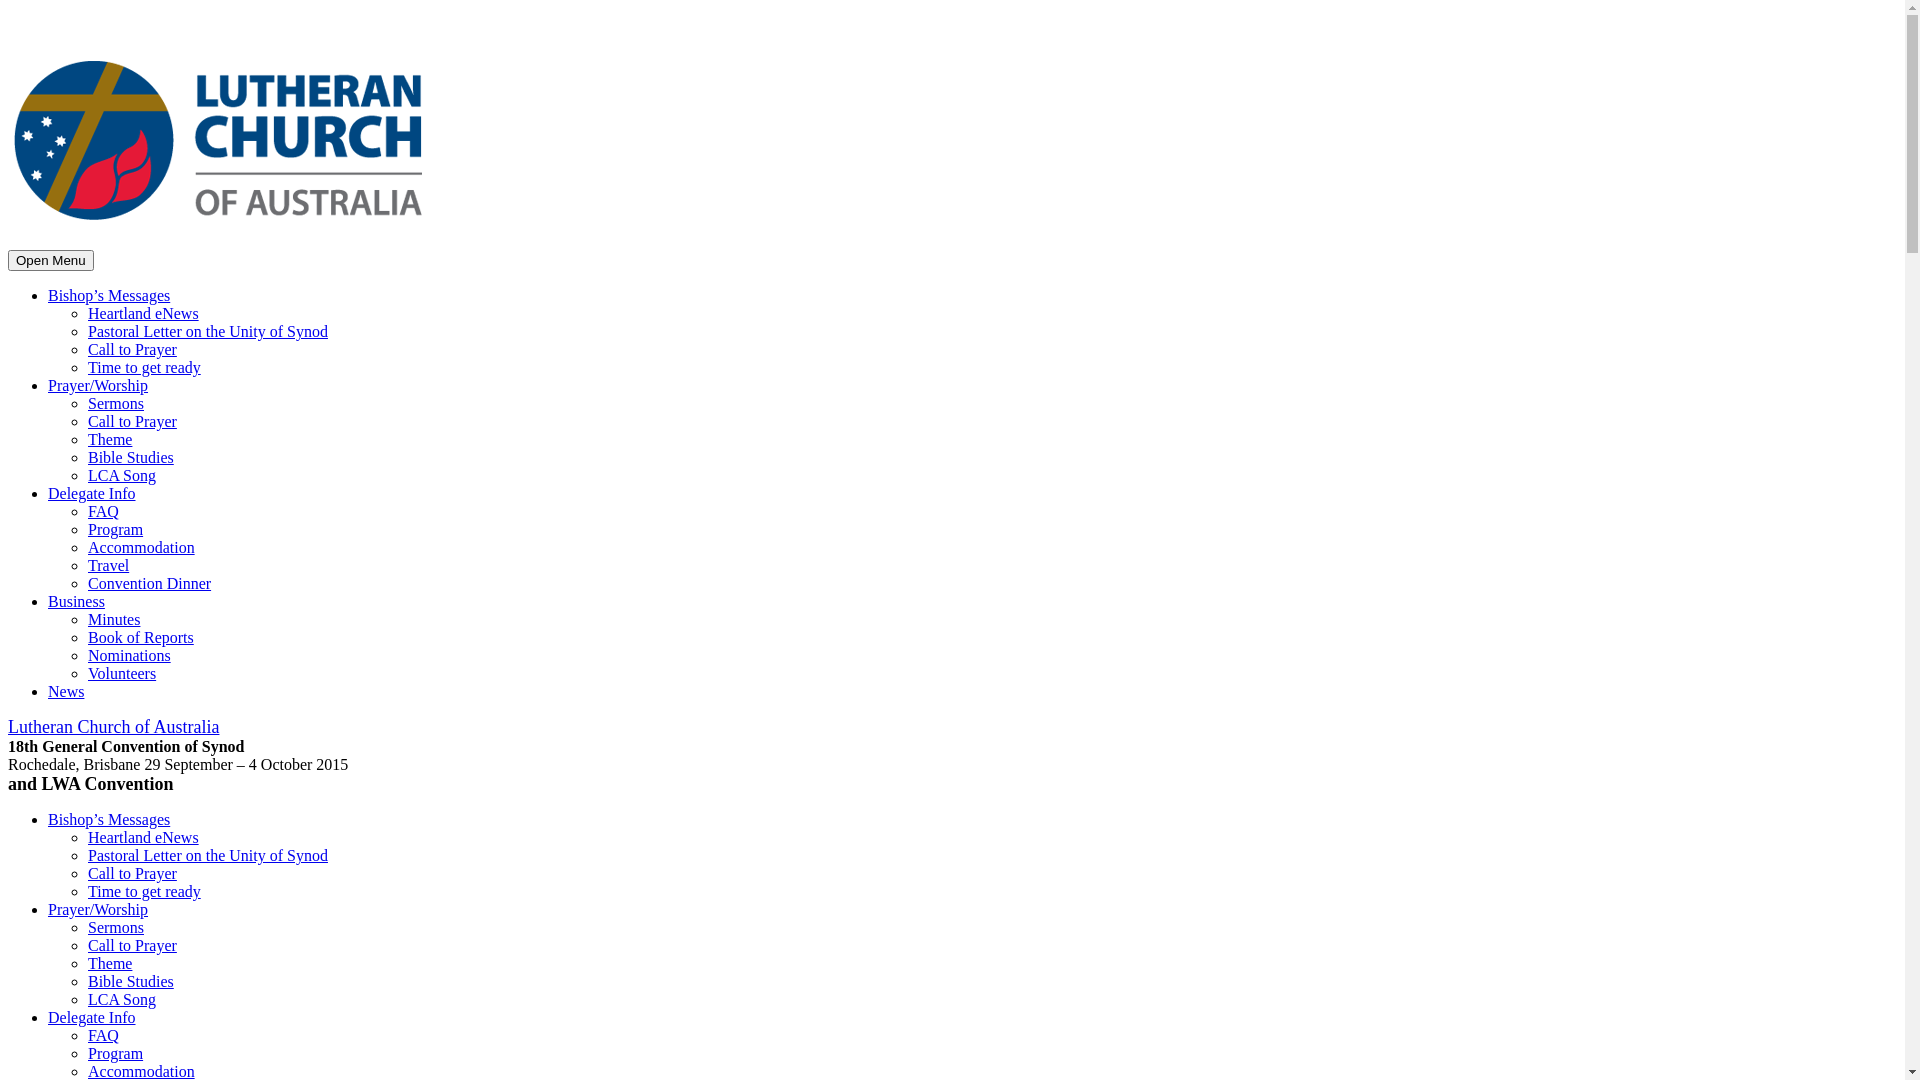 Image resolution: width=1920 pixels, height=1080 pixels. Describe the element at coordinates (131, 945) in the screenshot. I see `'Call to Prayer'` at that location.